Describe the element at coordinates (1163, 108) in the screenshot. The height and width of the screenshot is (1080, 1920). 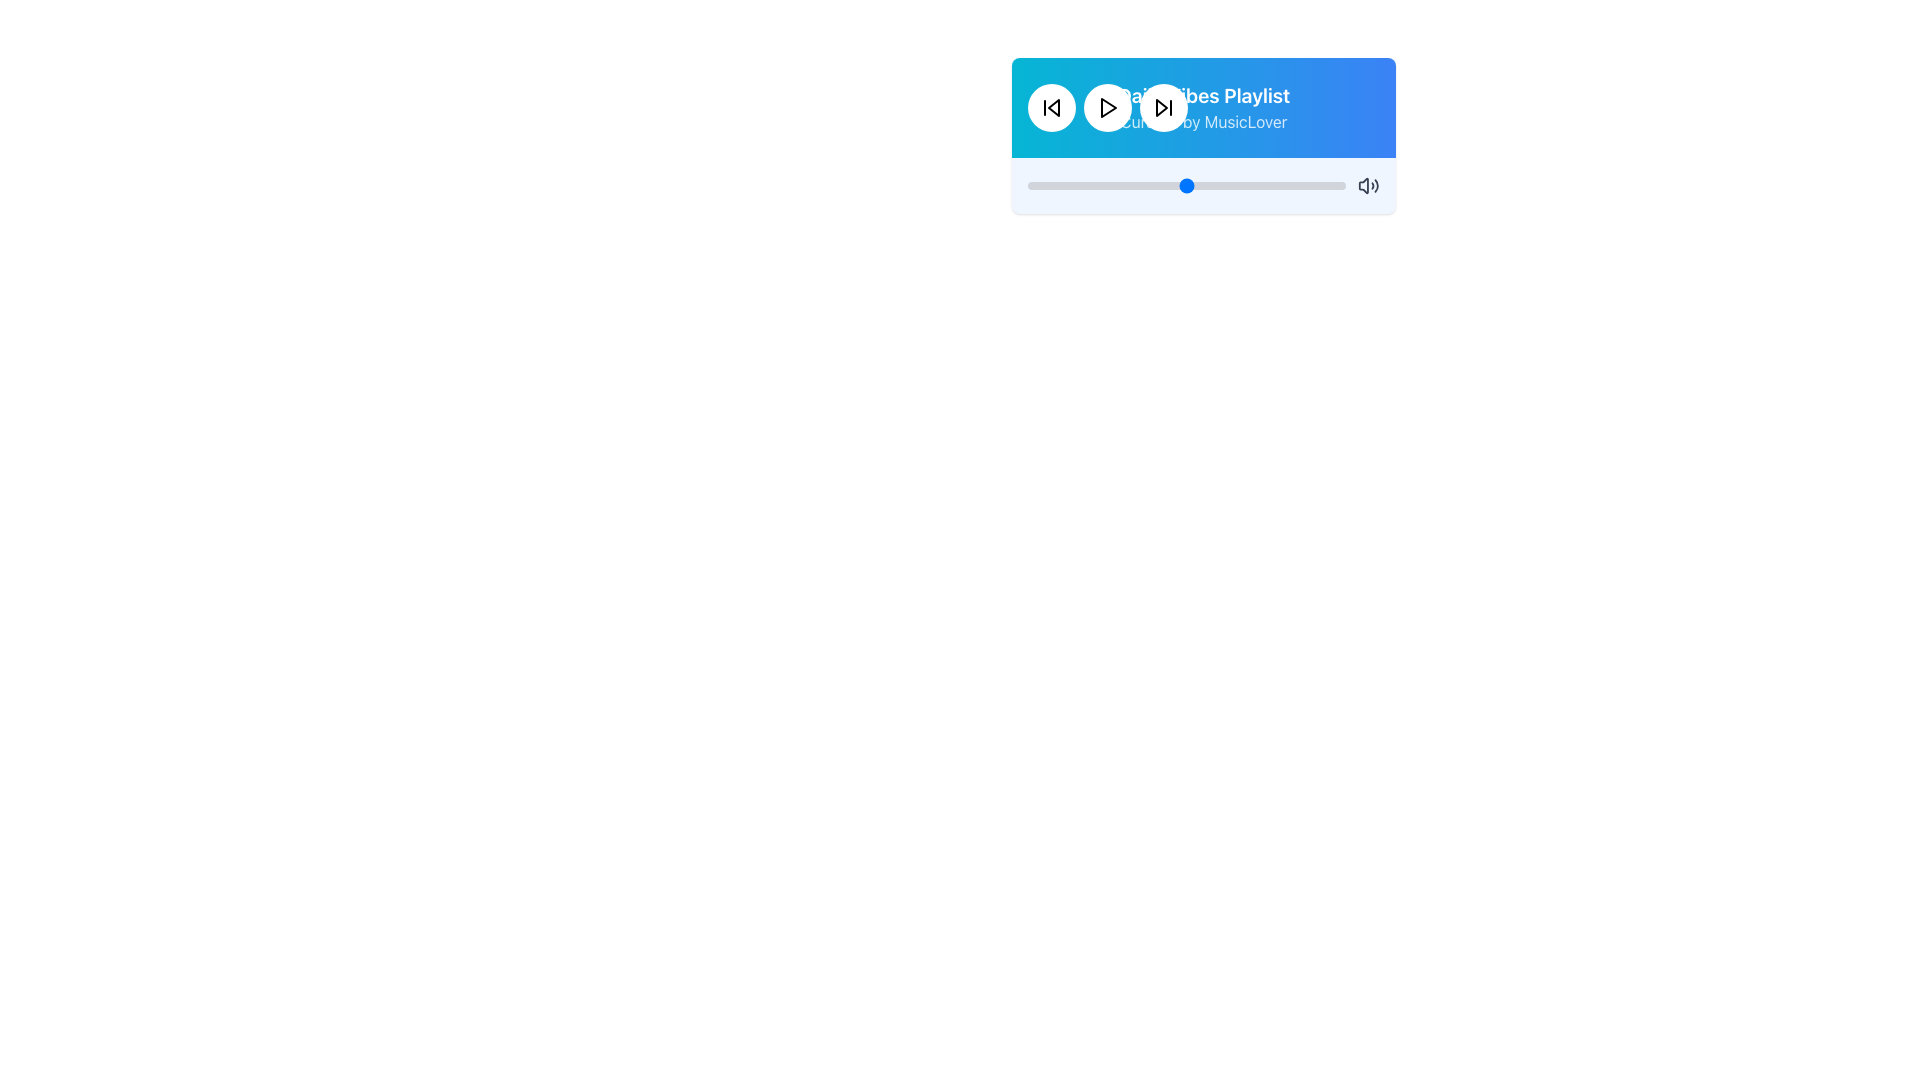
I see `the button on the far right side of the row containing three circular buttons` at that location.